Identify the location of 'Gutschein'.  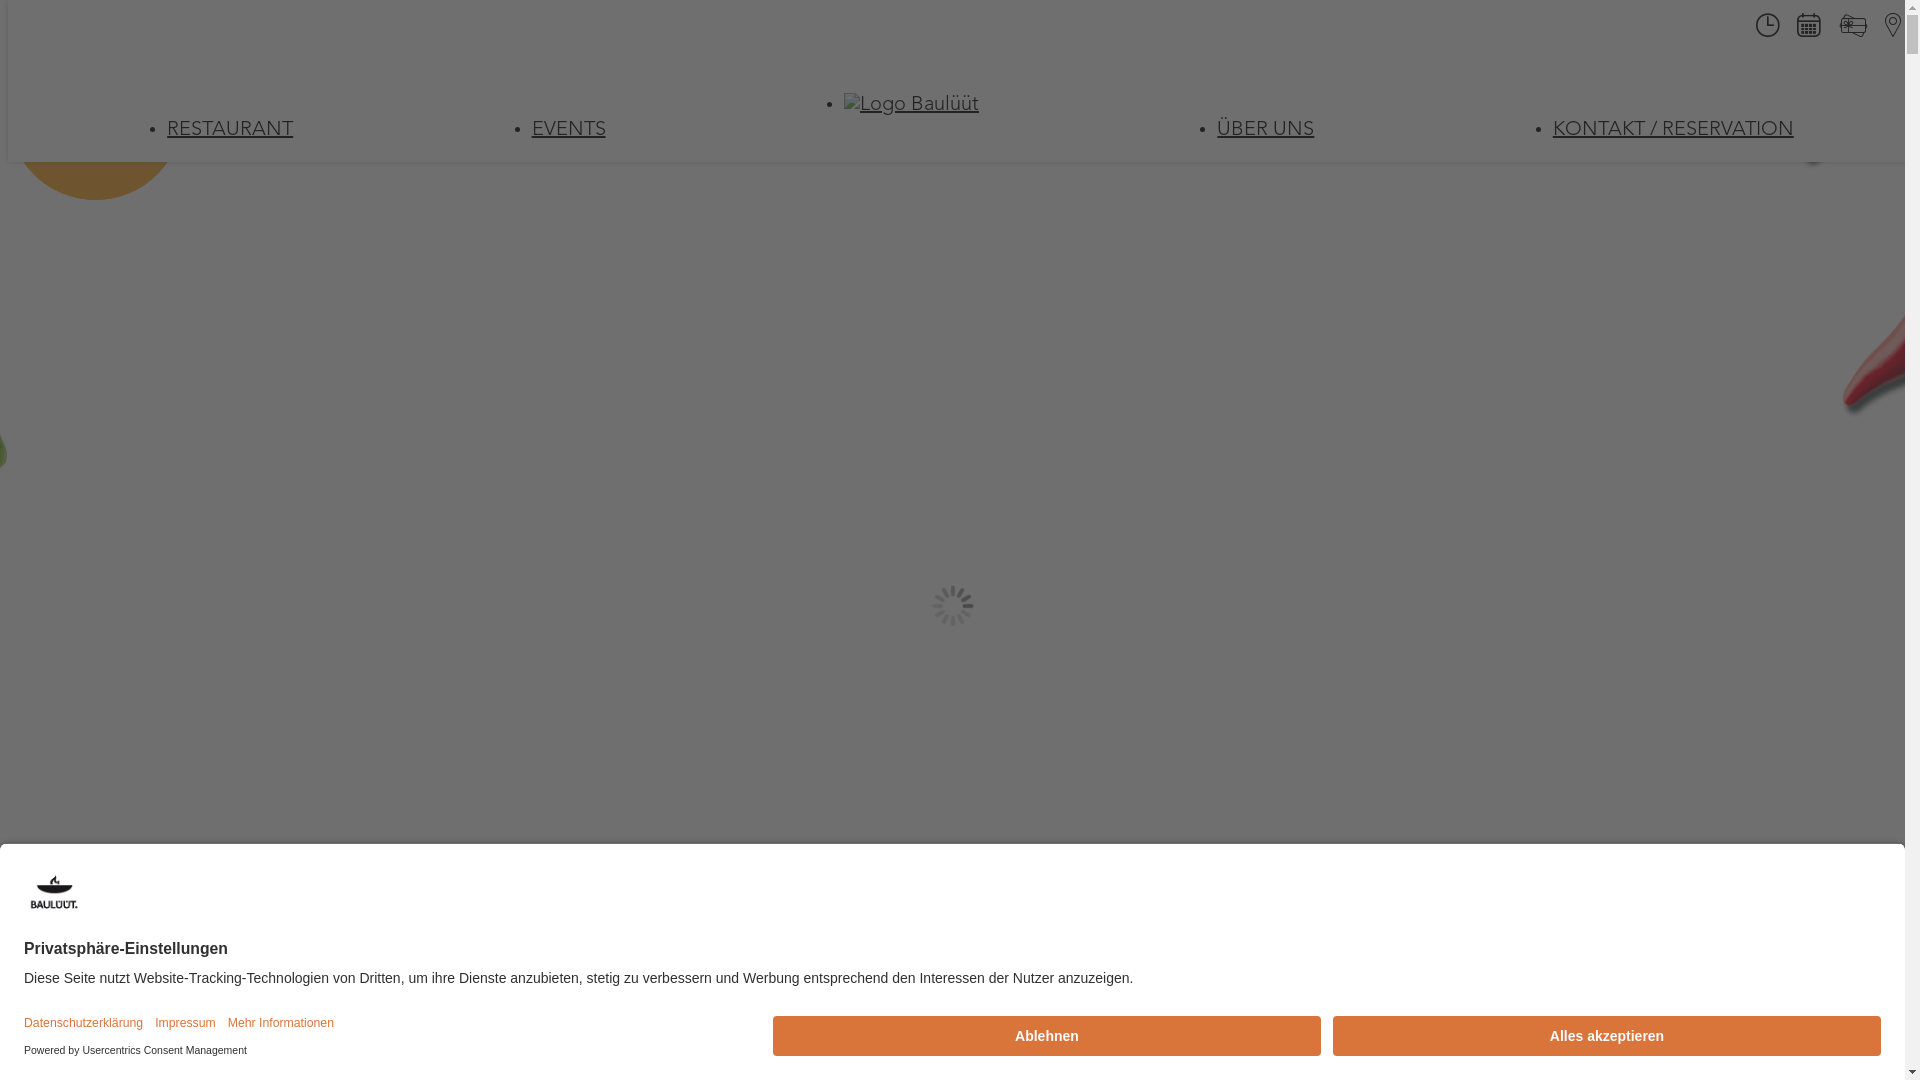
(1851, 33).